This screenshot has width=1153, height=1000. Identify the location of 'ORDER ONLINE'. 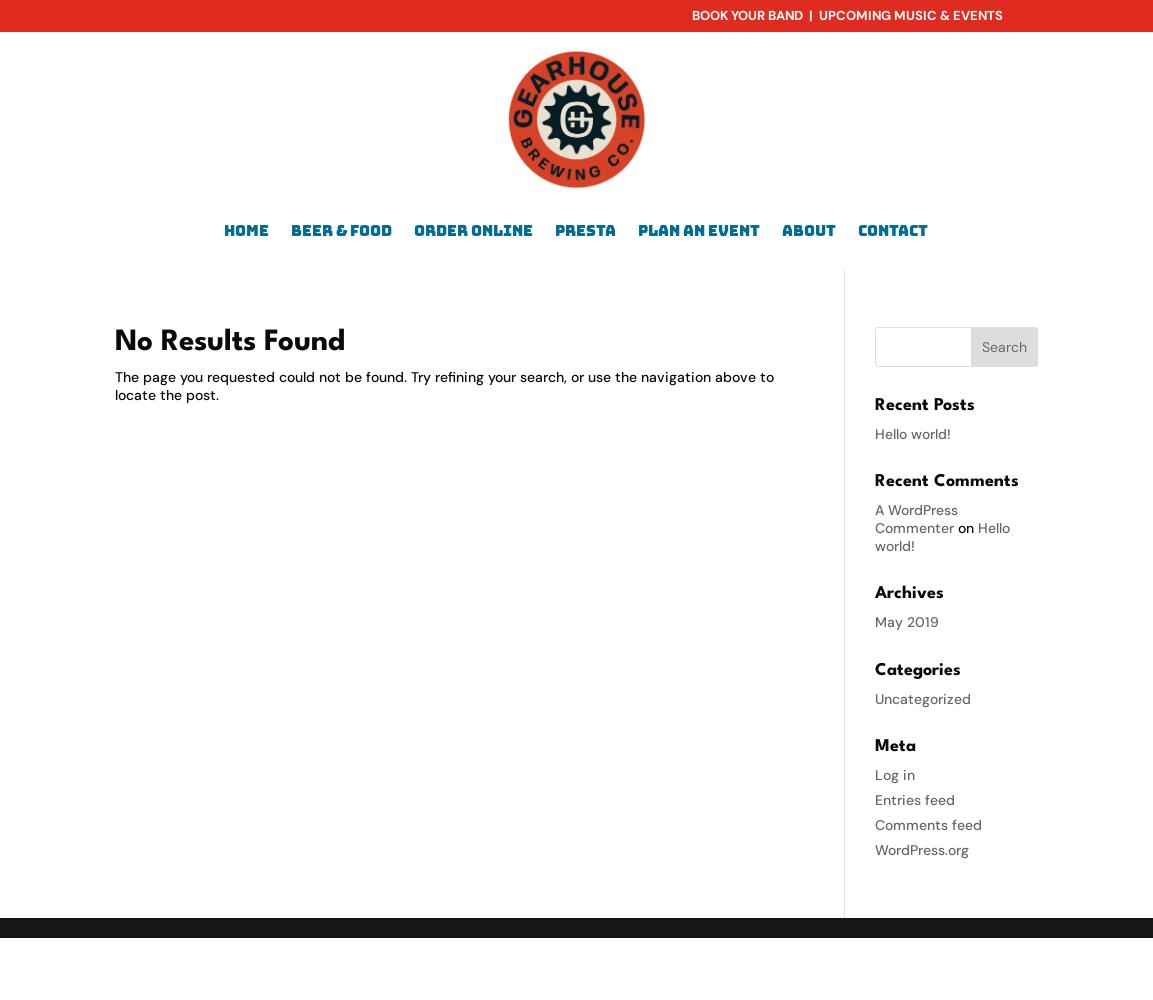
(472, 228).